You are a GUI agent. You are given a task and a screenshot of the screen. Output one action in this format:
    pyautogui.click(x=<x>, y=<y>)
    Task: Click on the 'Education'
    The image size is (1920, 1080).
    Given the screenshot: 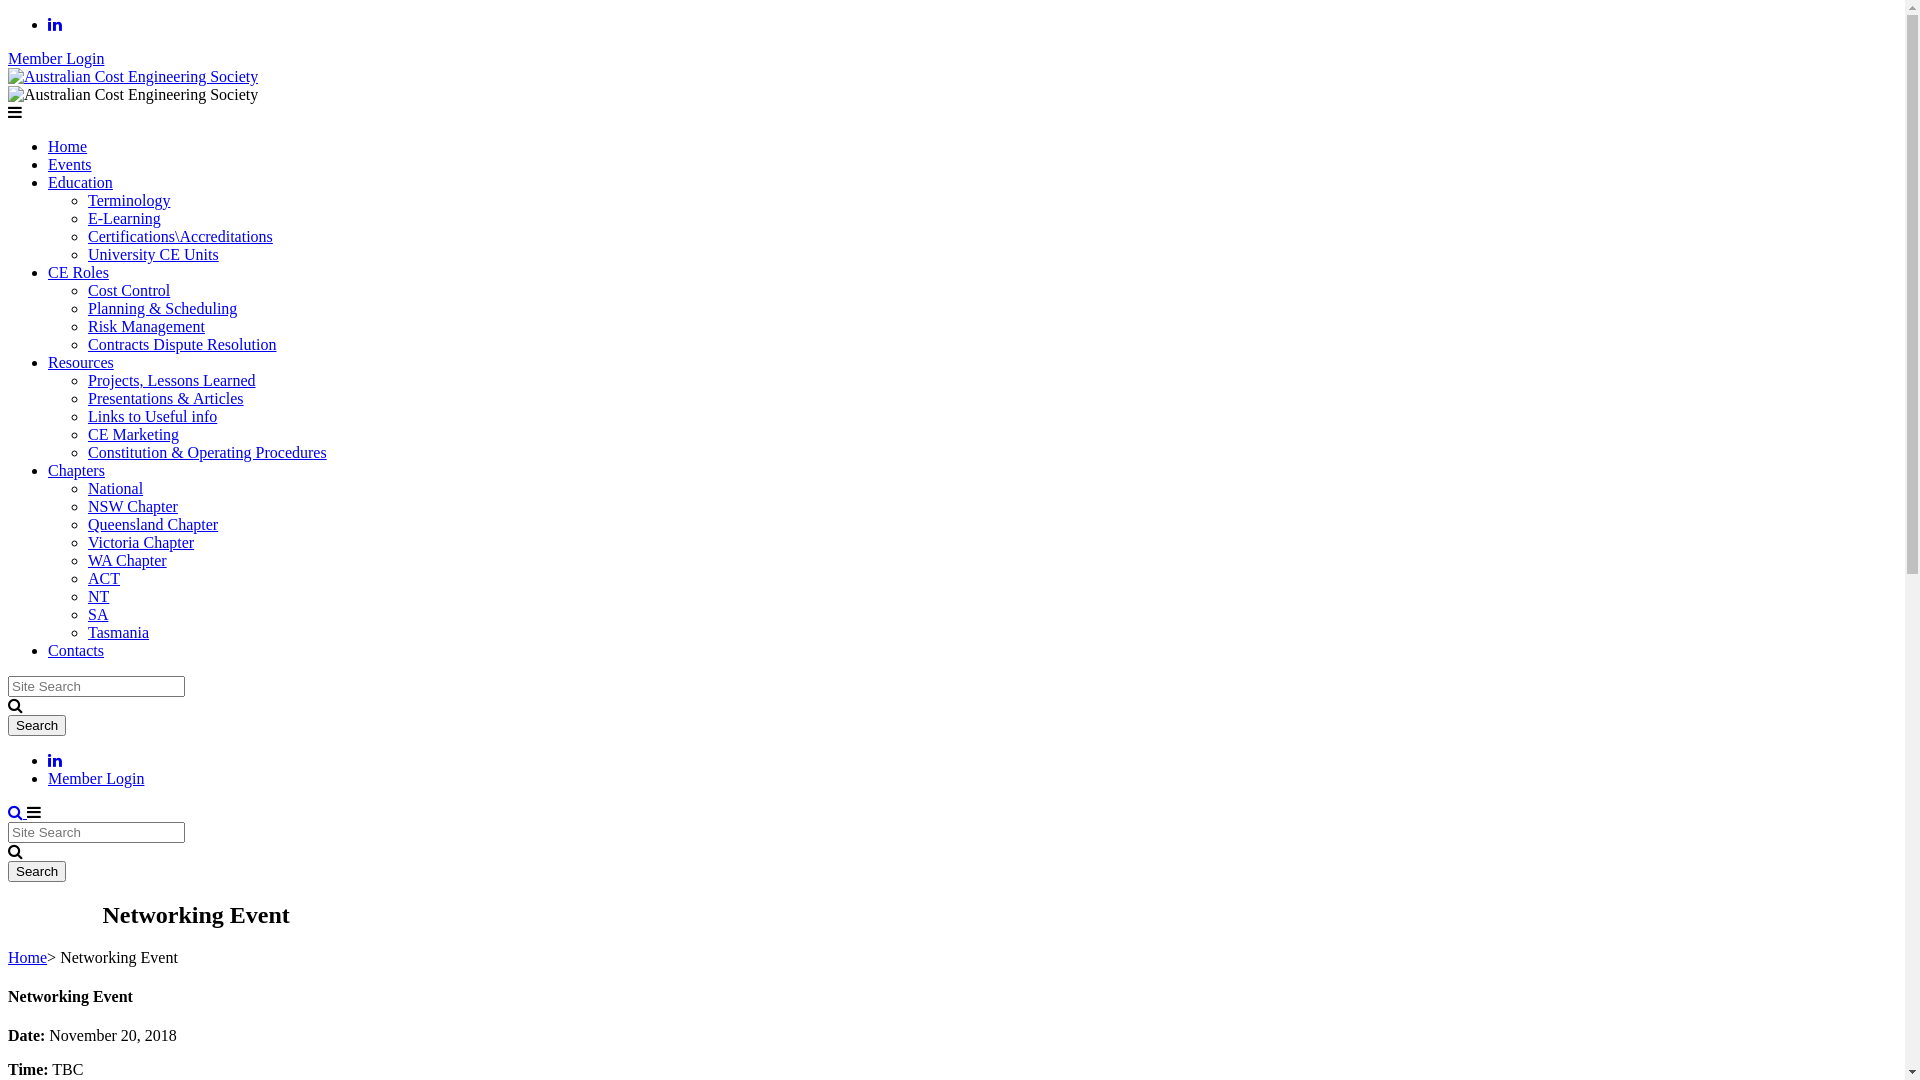 What is the action you would take?
    pyautogui.click(x=80, y=182)
    